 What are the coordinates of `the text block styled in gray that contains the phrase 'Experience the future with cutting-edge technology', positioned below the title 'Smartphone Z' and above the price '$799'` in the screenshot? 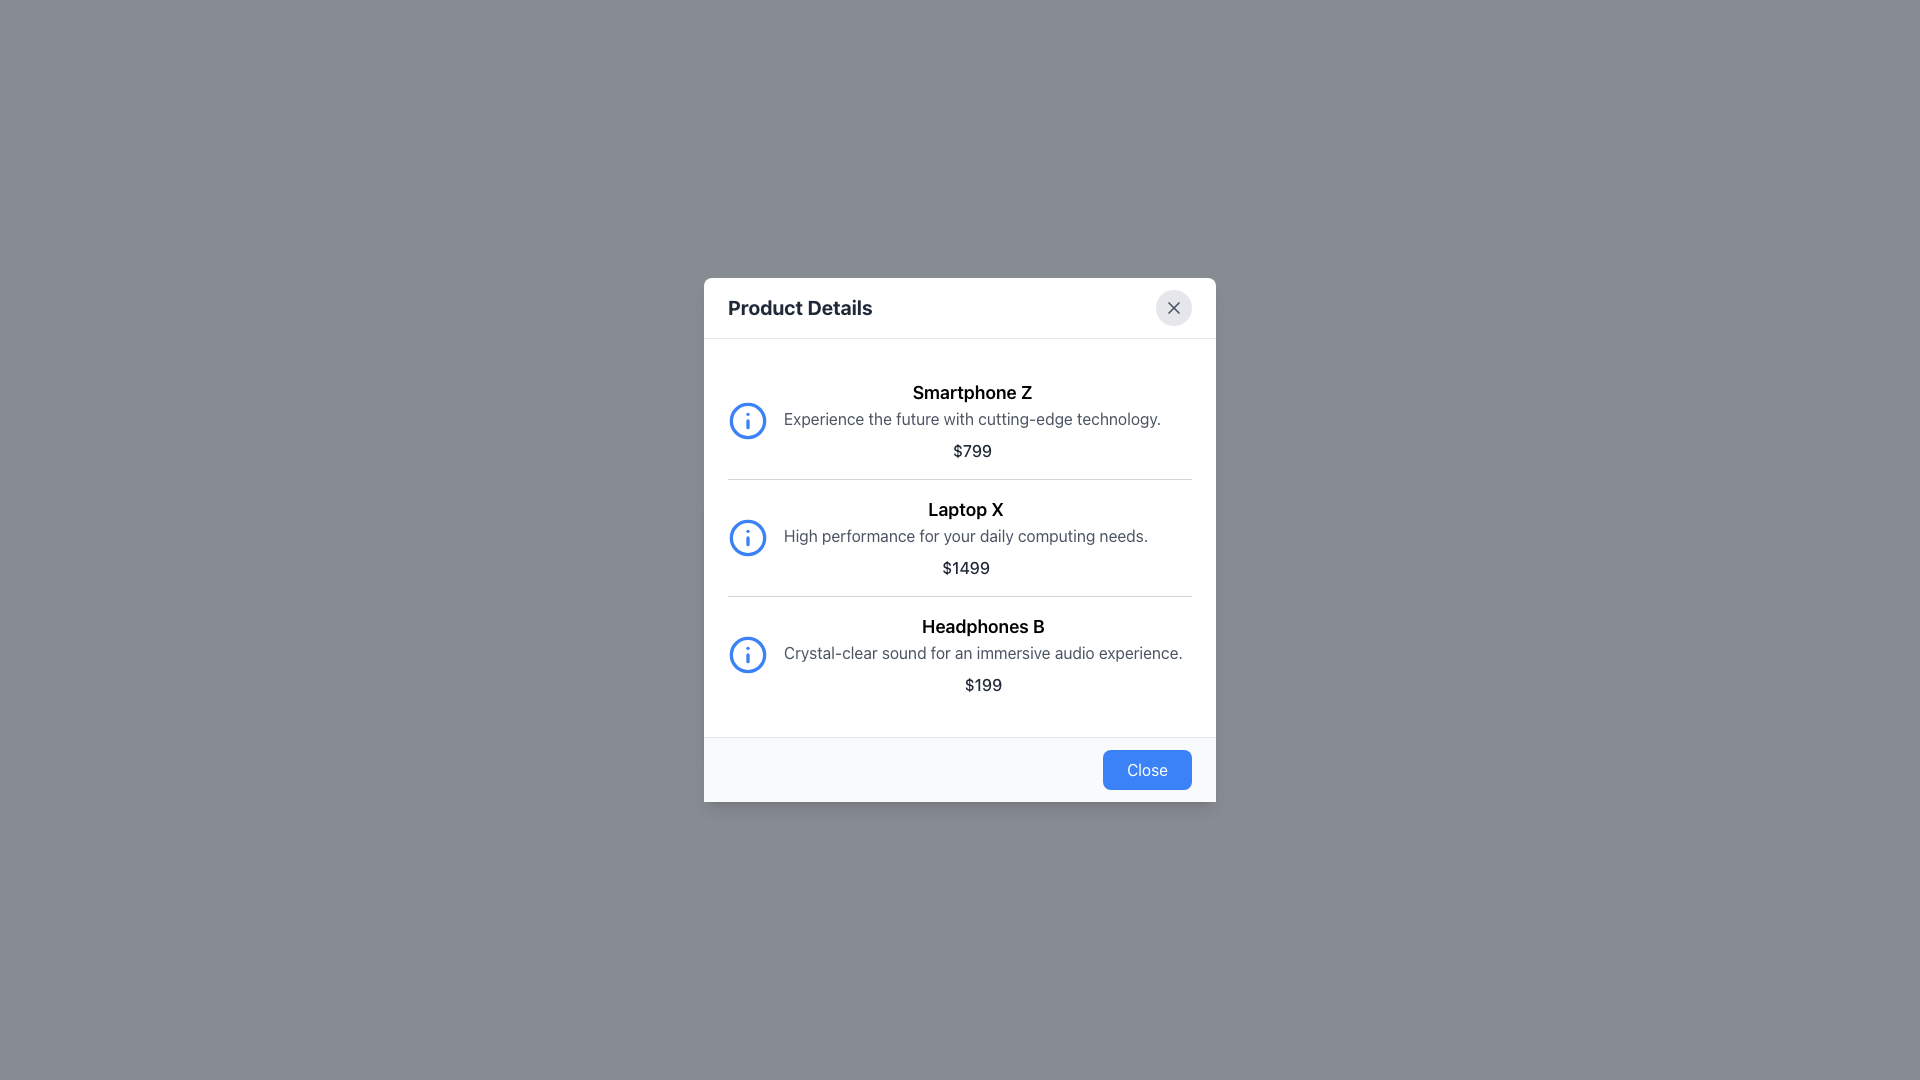 It's located at (972, 418).